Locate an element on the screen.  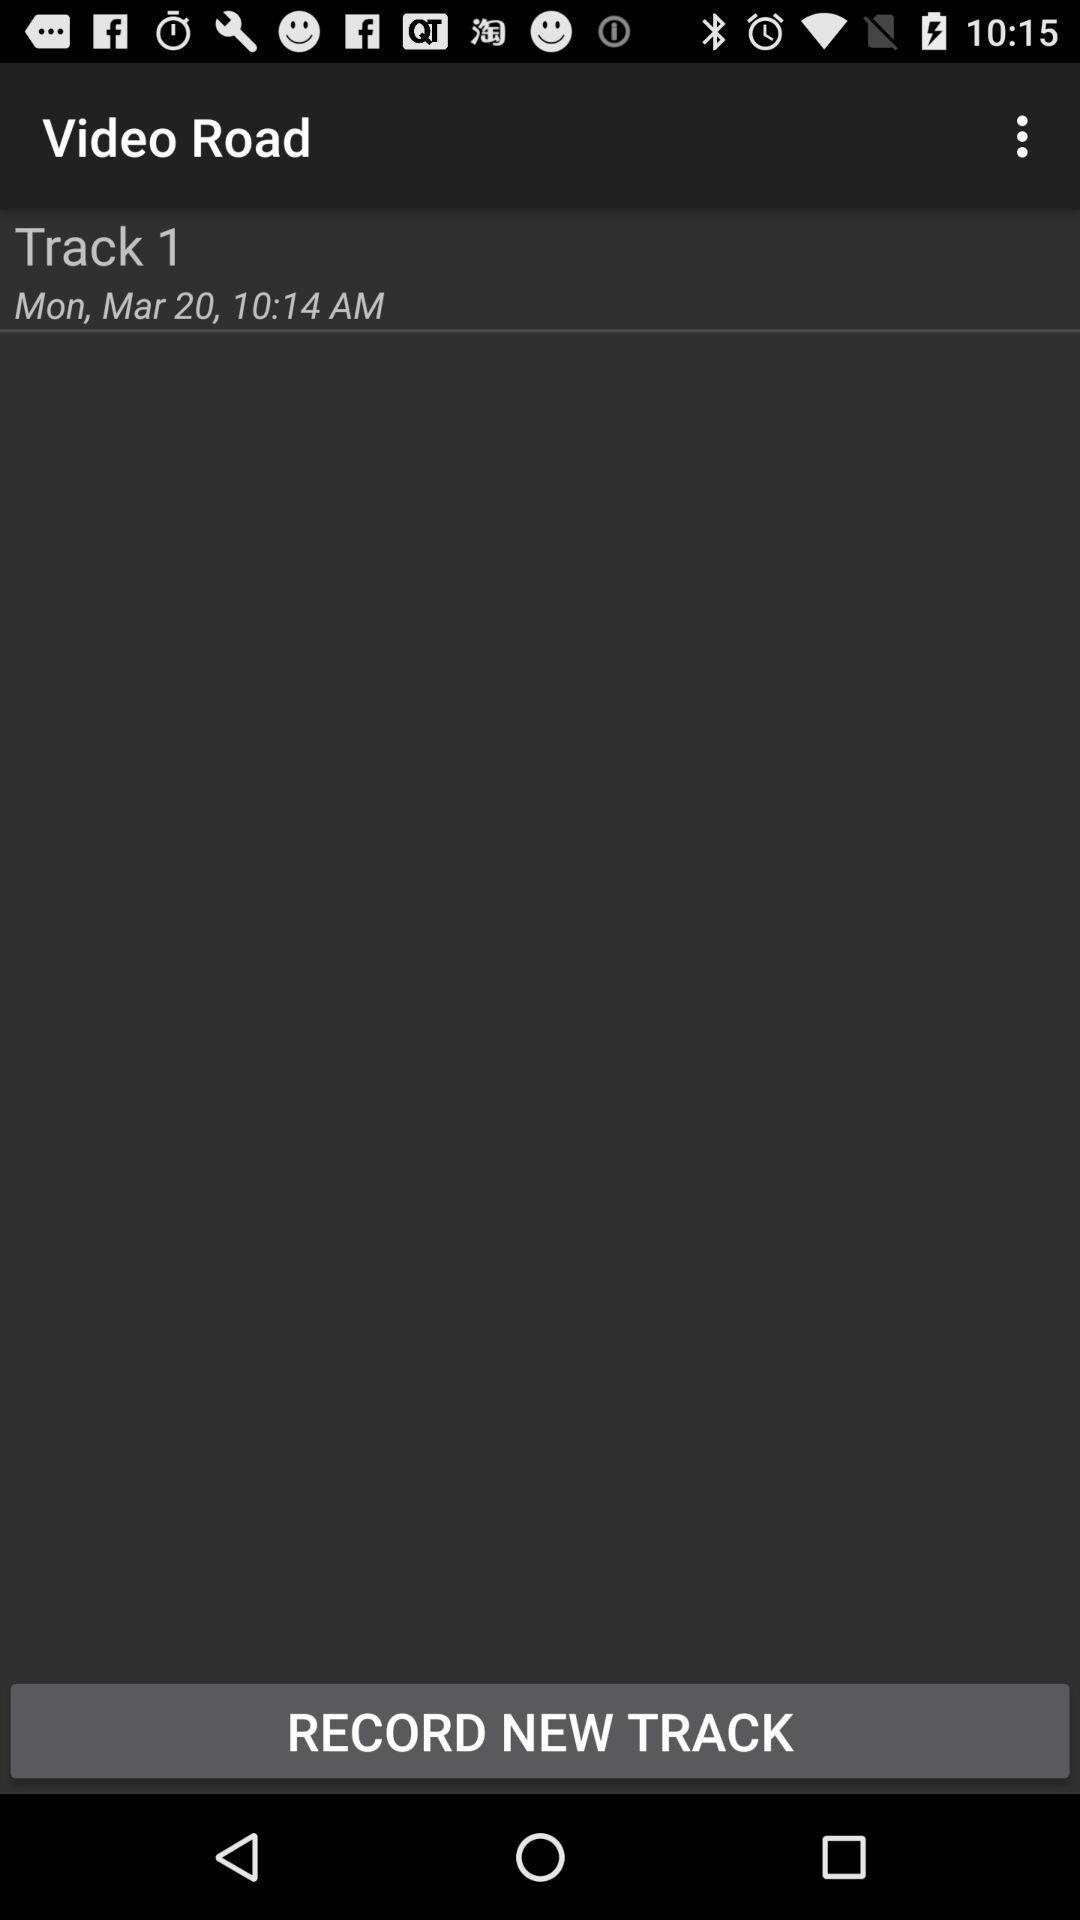
the icon above record new track icon is located at coordinates (0, 210).